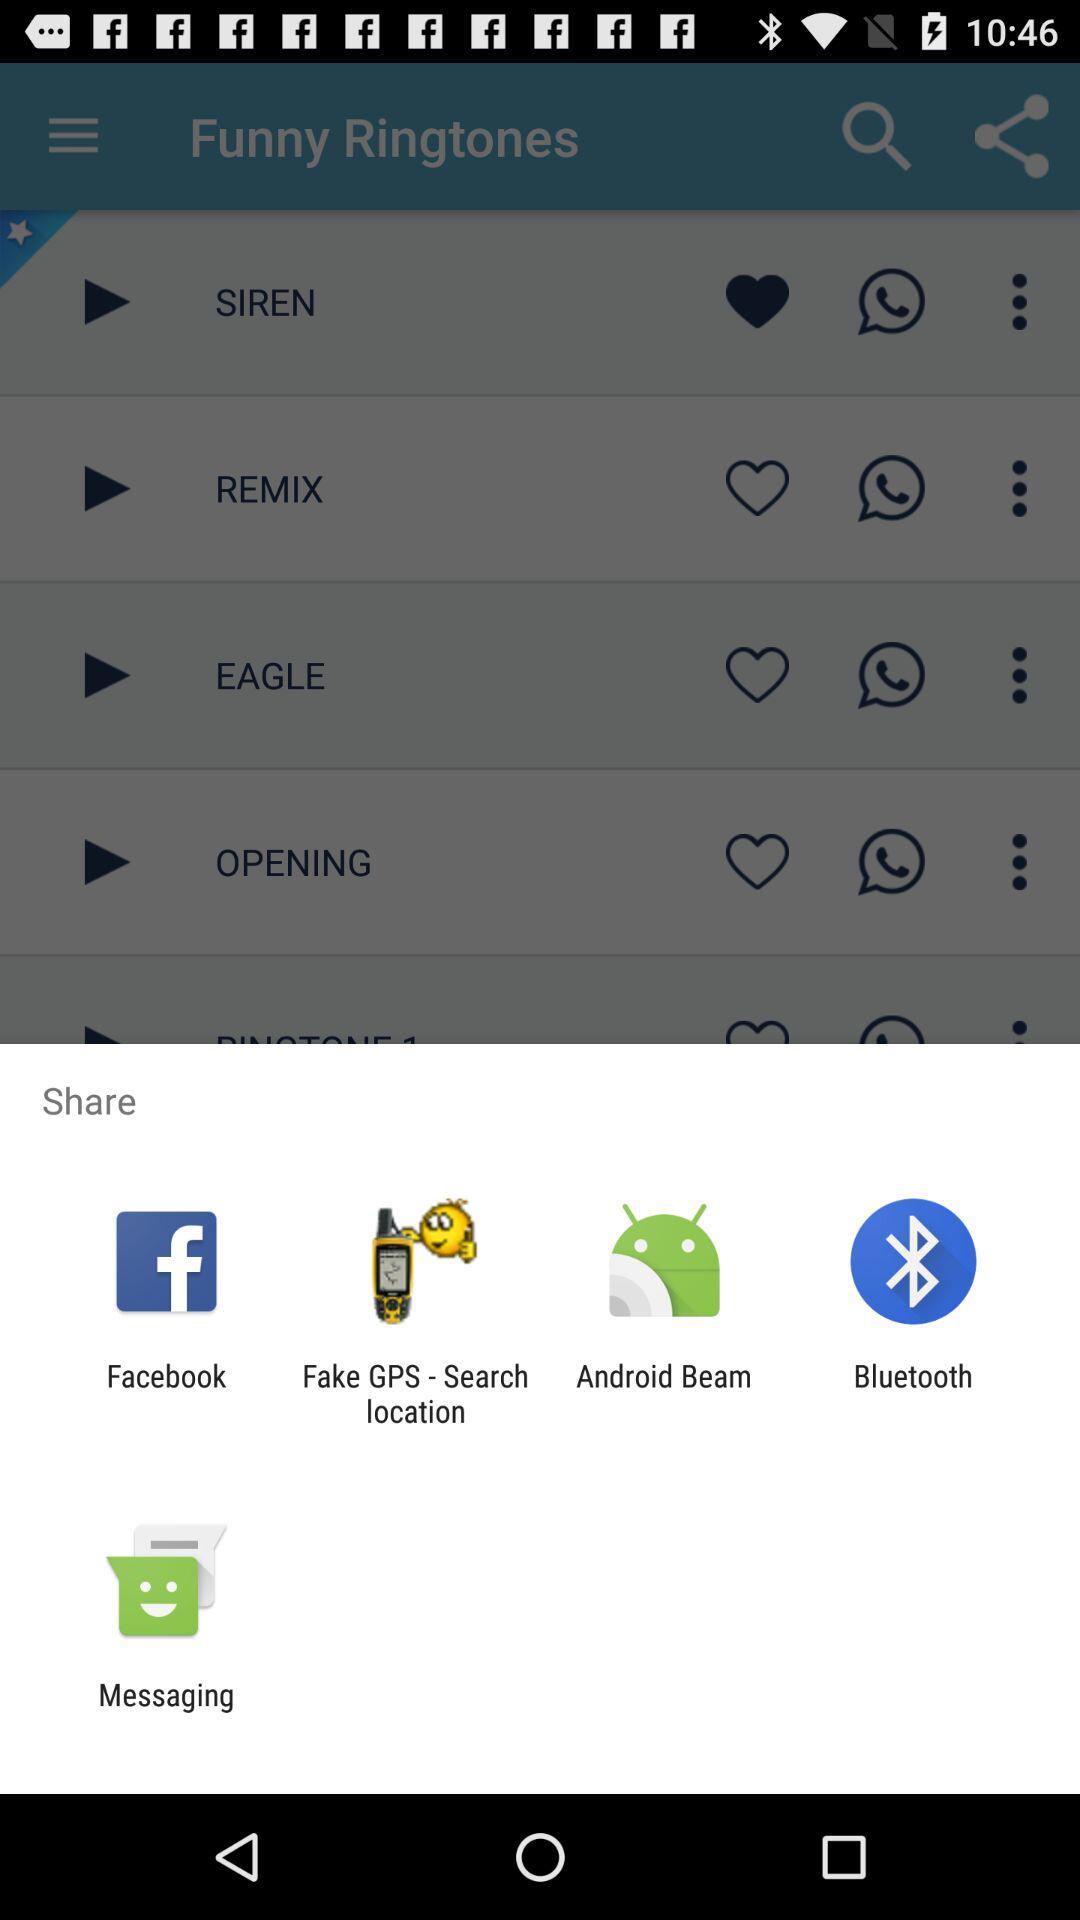 This screenshot has height=1920, width=1080. What do you see at coordinates (165, 1711) in the screenshot?
I see `messaging item` at bounding box center [165, 1711].